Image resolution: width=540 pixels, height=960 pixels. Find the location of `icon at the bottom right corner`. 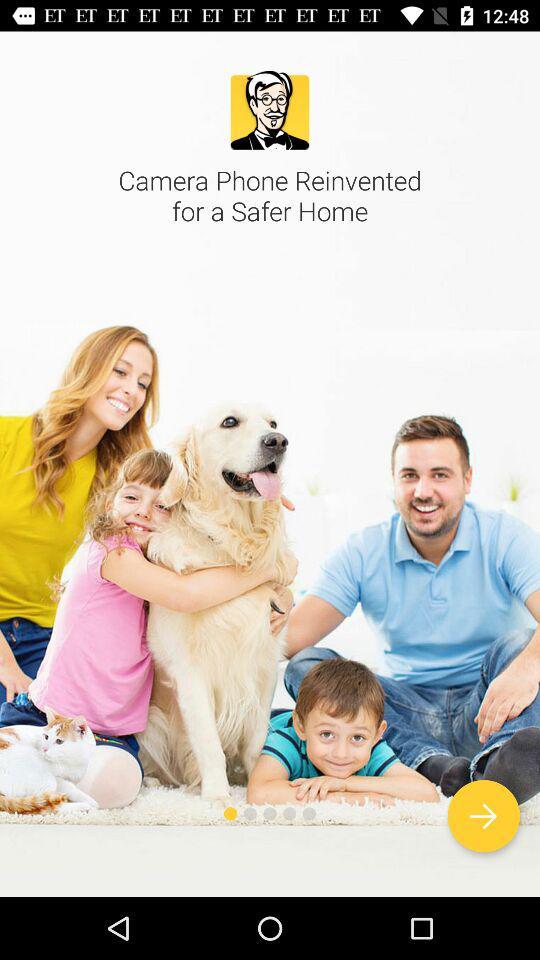

icon at the bottom right corner is located at coordinates (482, 816).